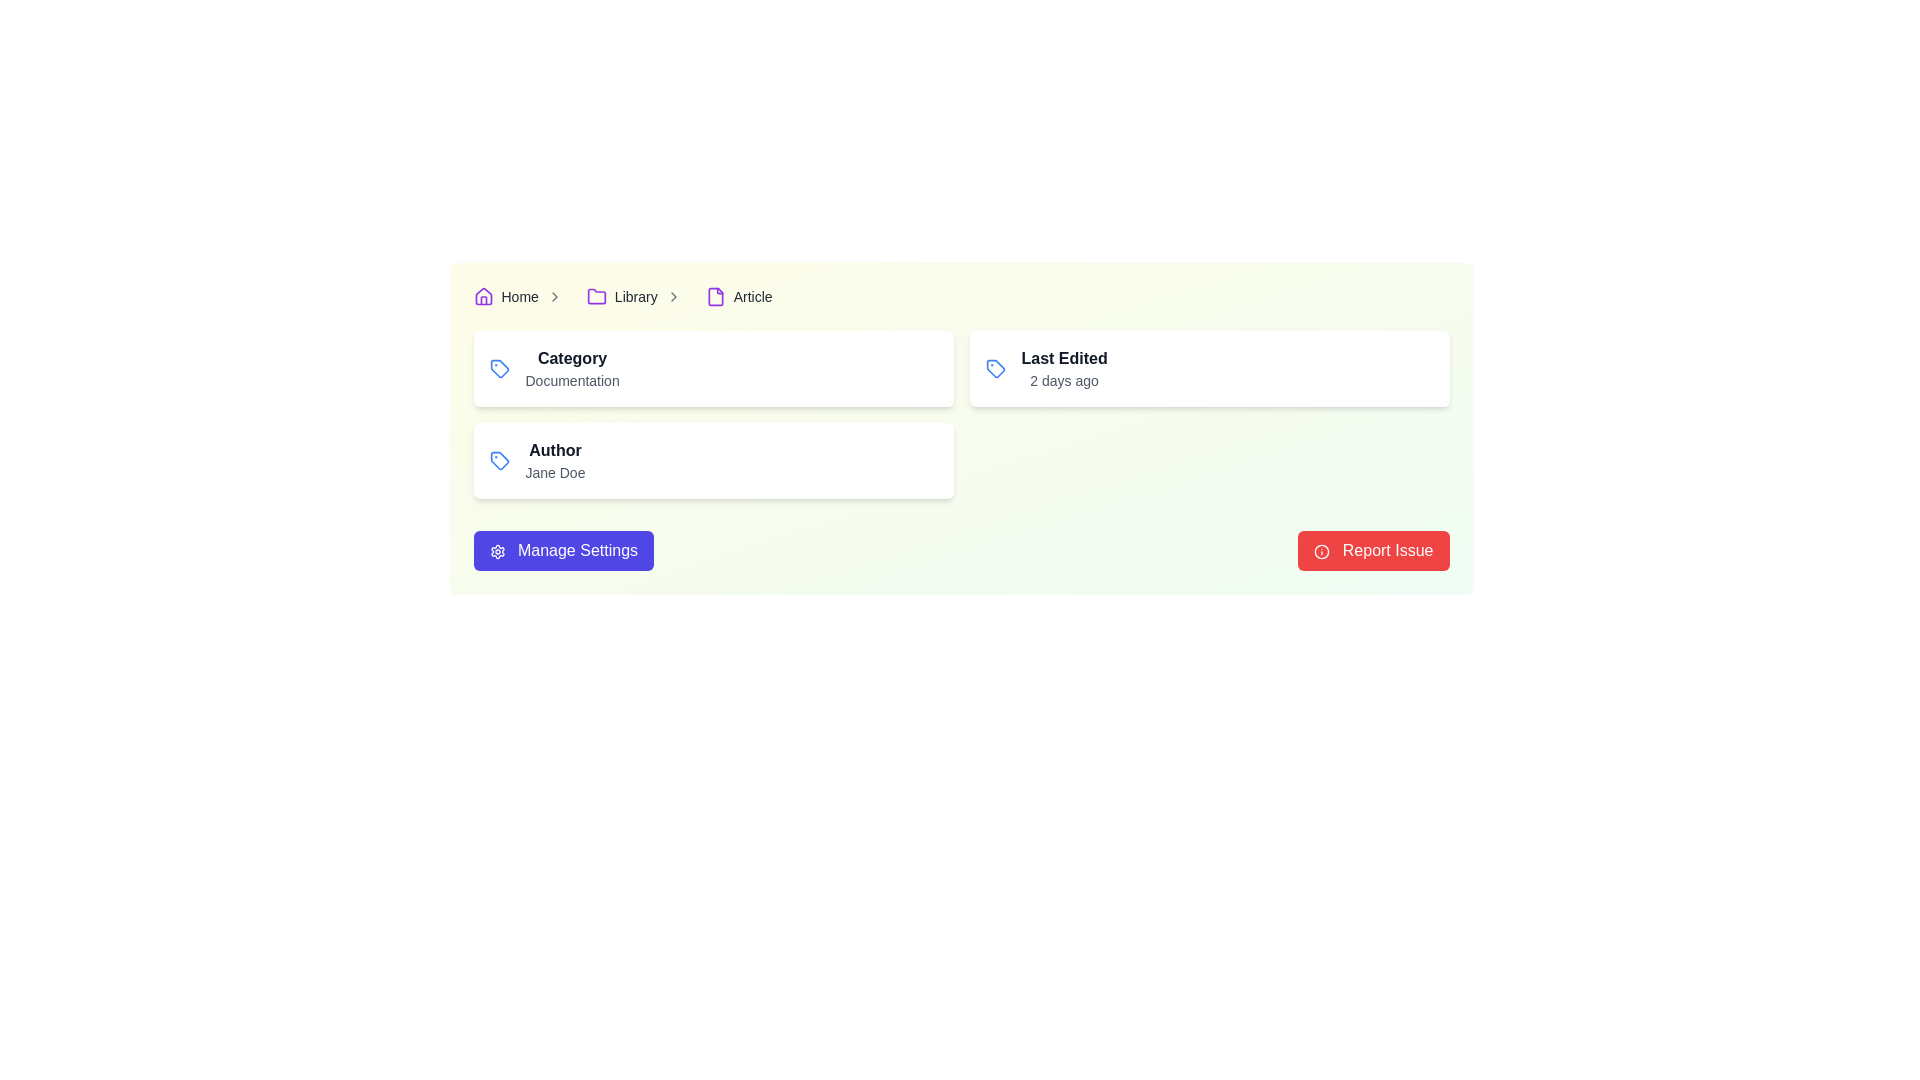 Image resolution: width=1920 pixels, height=1080 pixels. Describe the element at coordinates (1063, 369) in the screenshot. I see `the informational text display that shows 'Last Edited' and '2 days ago' in the top-right quadrant of the layout` at that location.